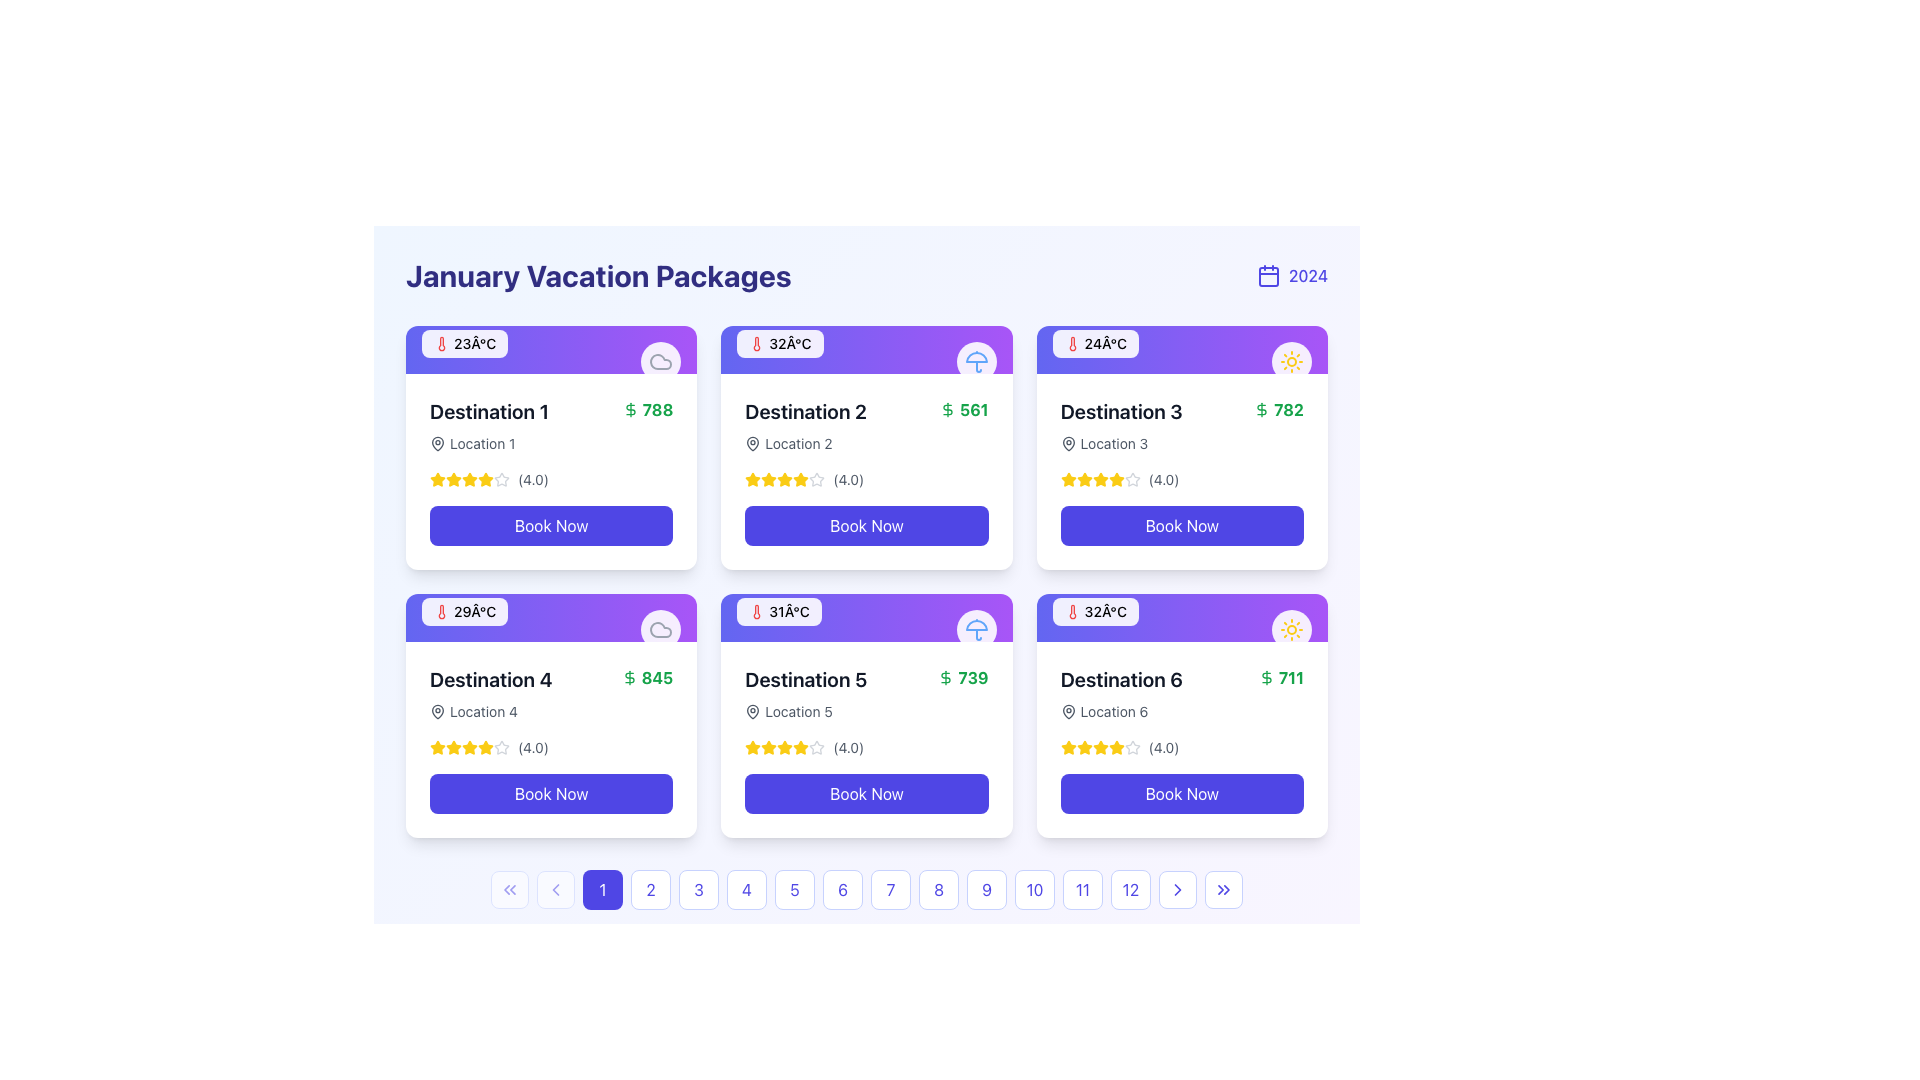 The height and width of the screenshot is (1080, 1920). I want to click on the circular button displaying the numeral '3' in the pagination bar to observe potential hover effects, so click(699, 889).